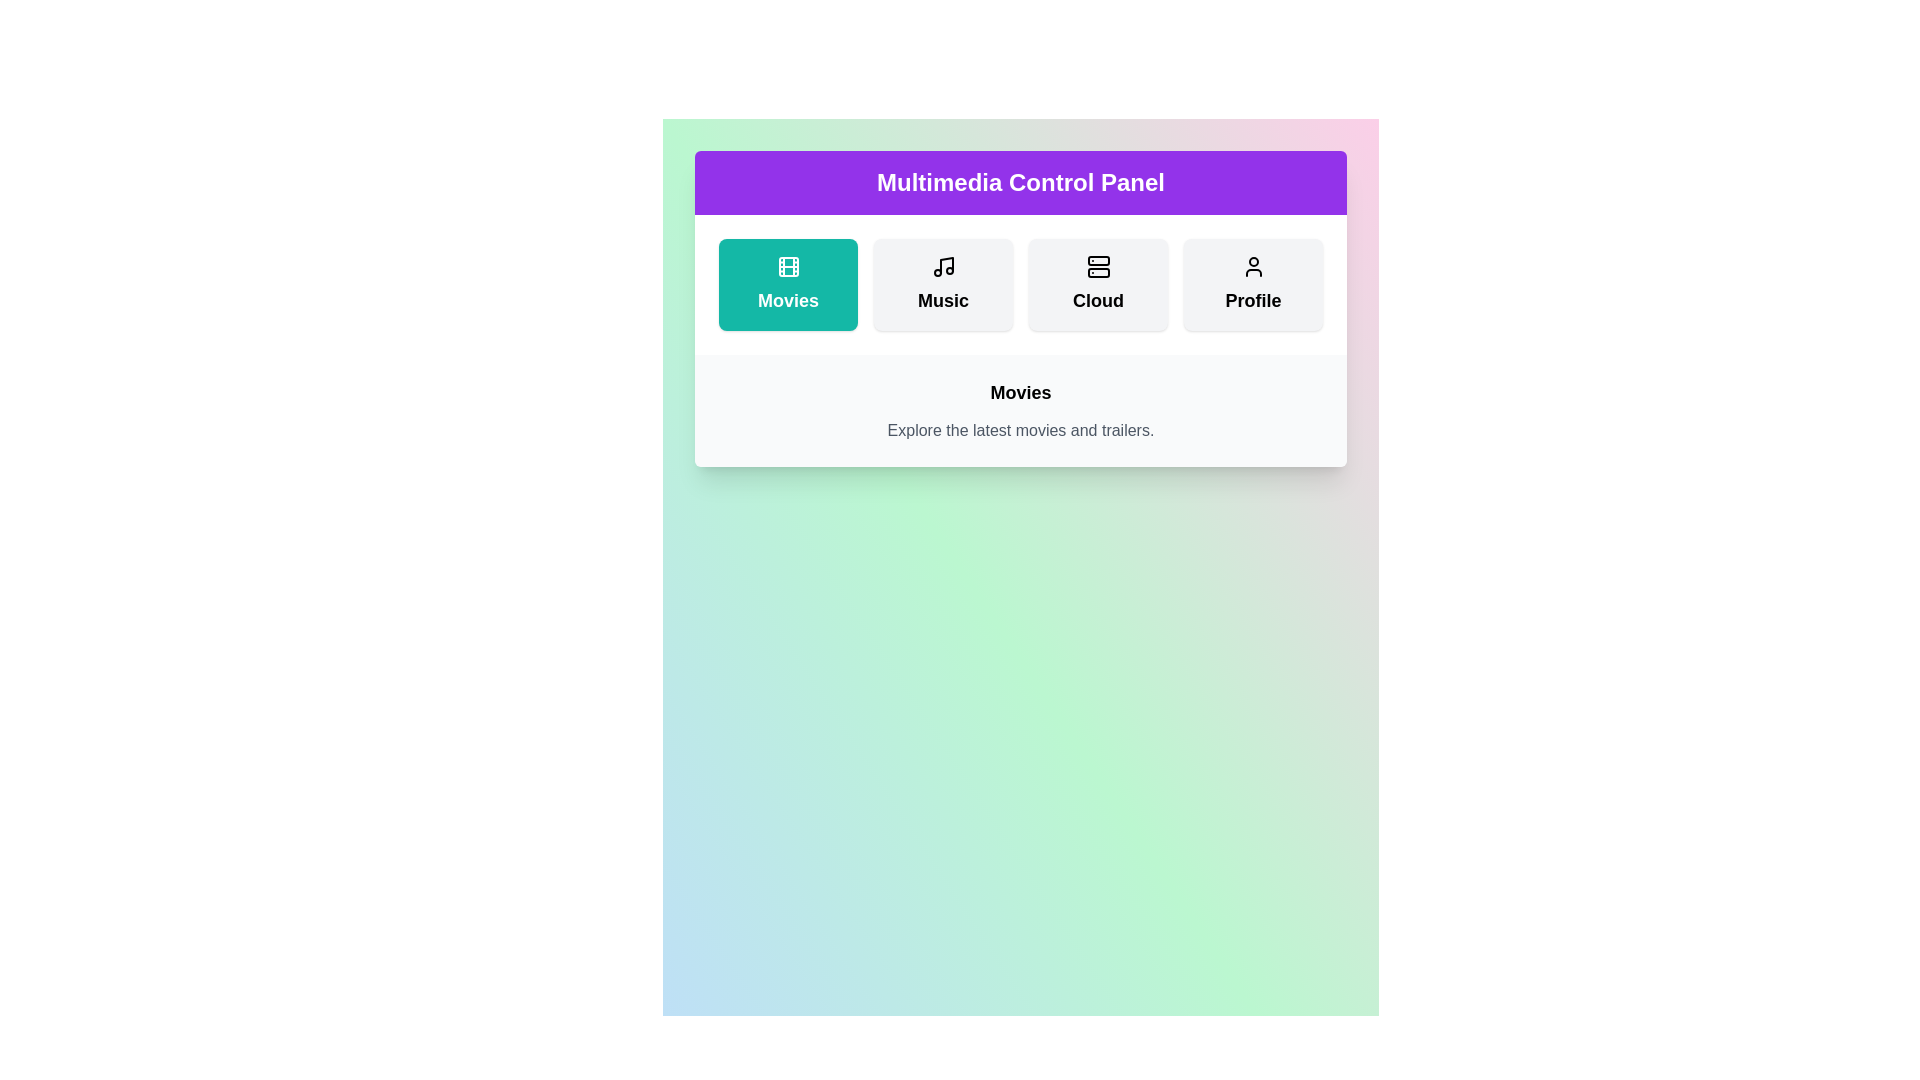 The width and height of the screenshot is (1920, 1080). What do you see at coordinates (787, 285) in the screenshot?
I see `the Movies button to activate it` at bounding box center [787, 285].